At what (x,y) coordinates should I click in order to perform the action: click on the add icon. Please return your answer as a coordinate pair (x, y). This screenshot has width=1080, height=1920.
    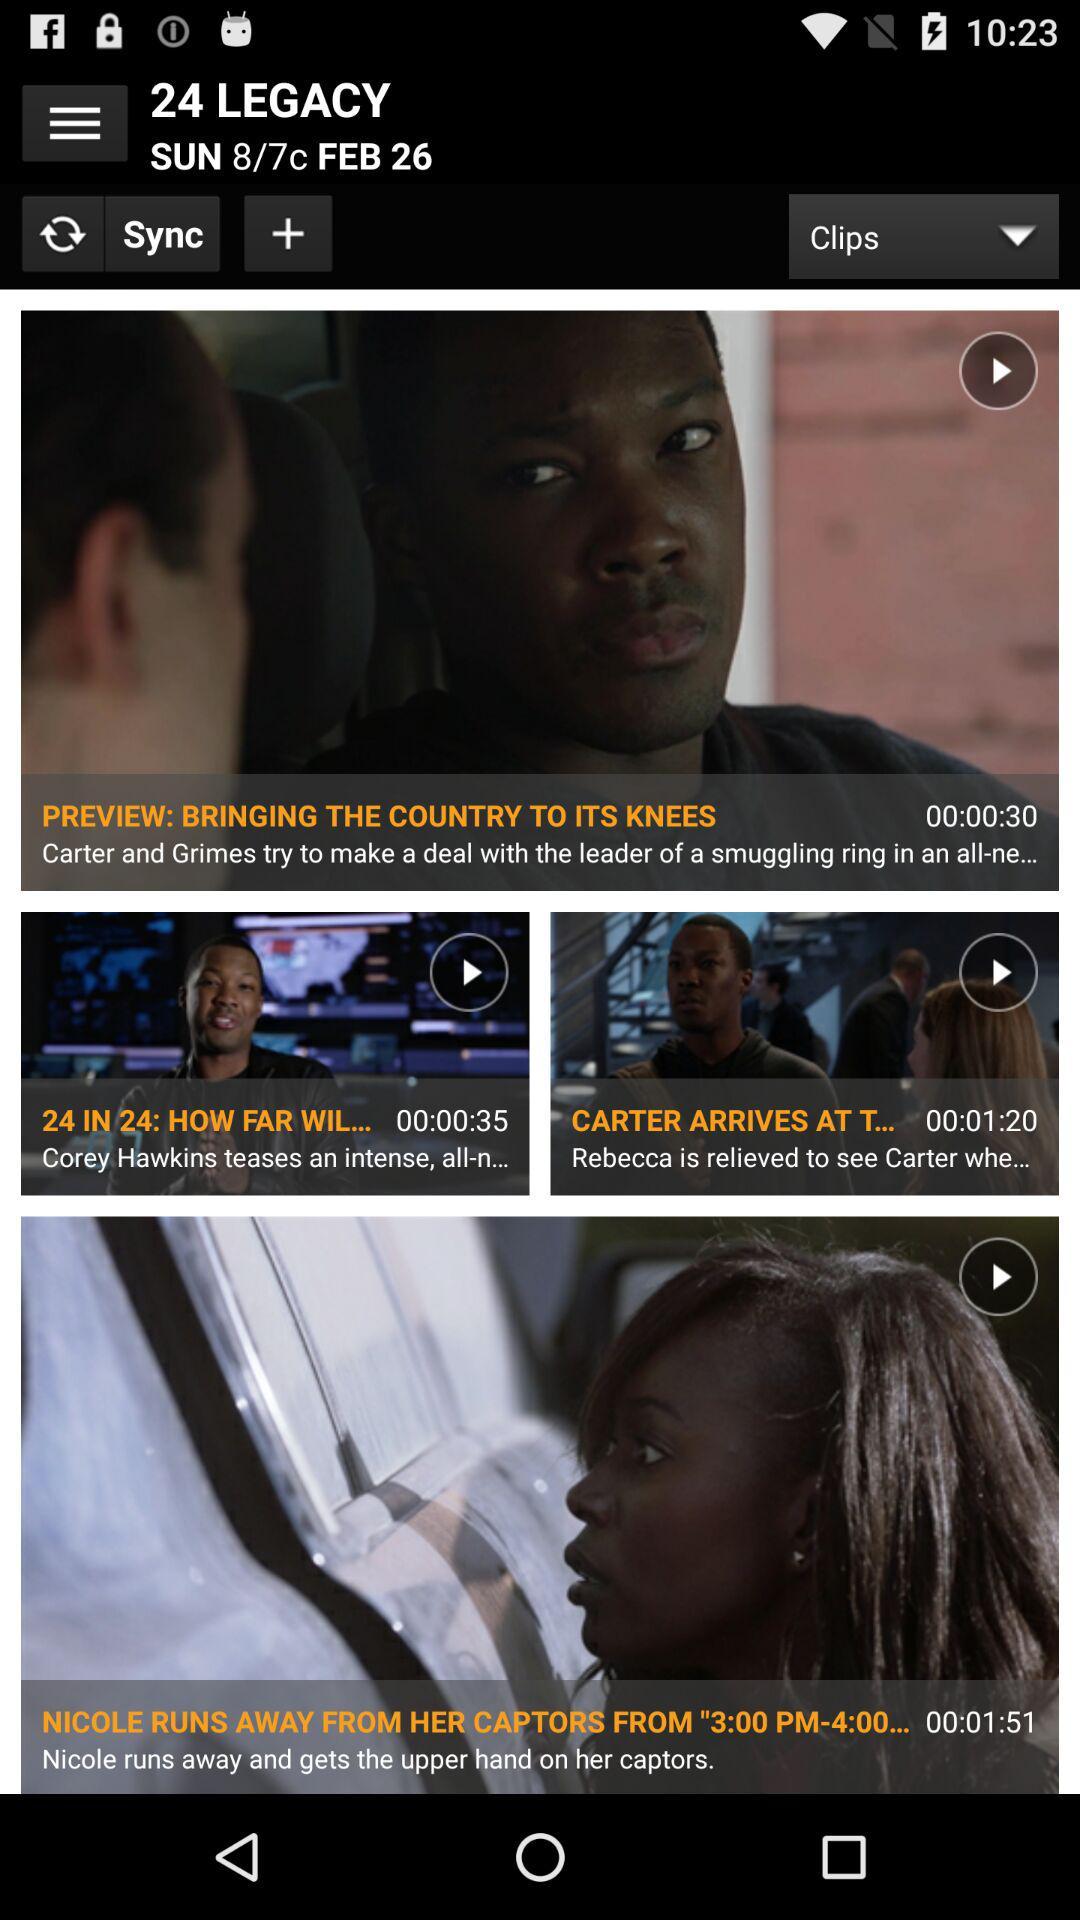
    Looking at the image, I should click on (289, 248).